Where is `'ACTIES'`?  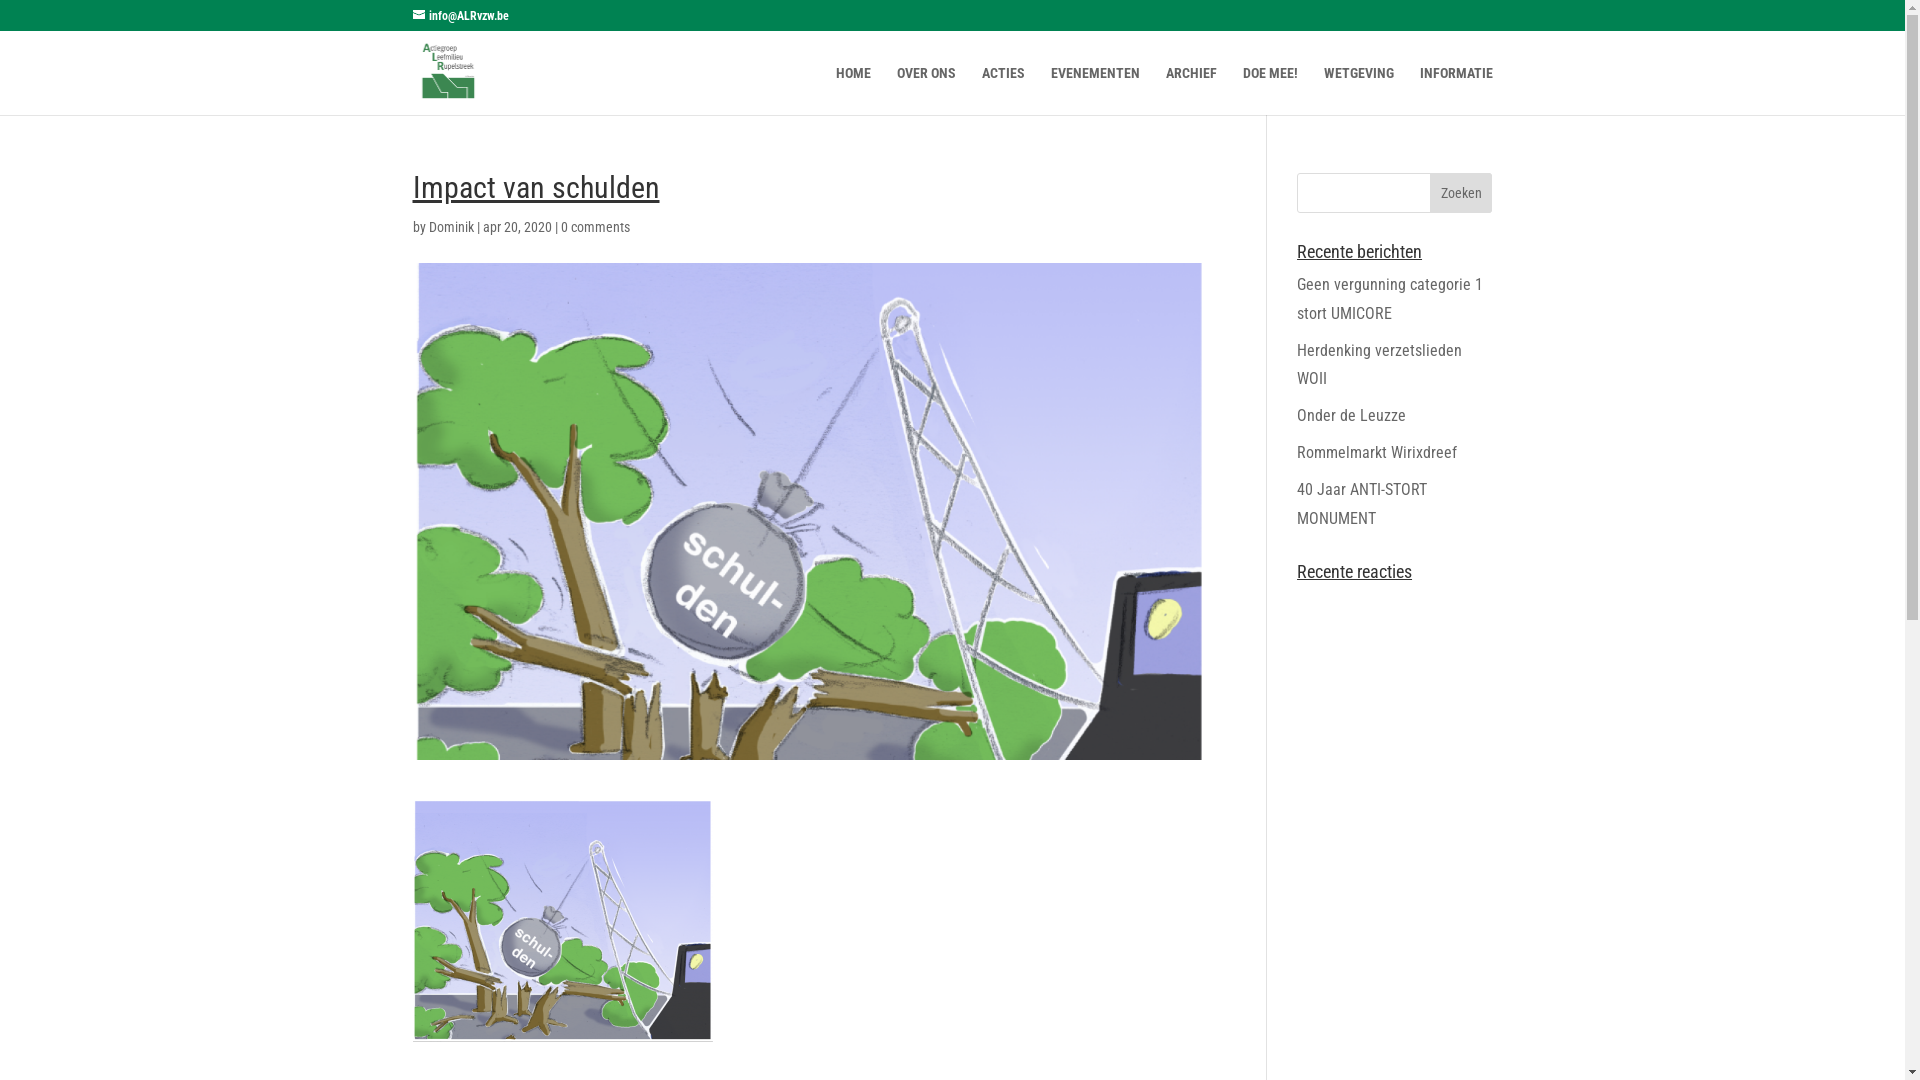 'ACTIES' is located at coordinates (1003, 90).